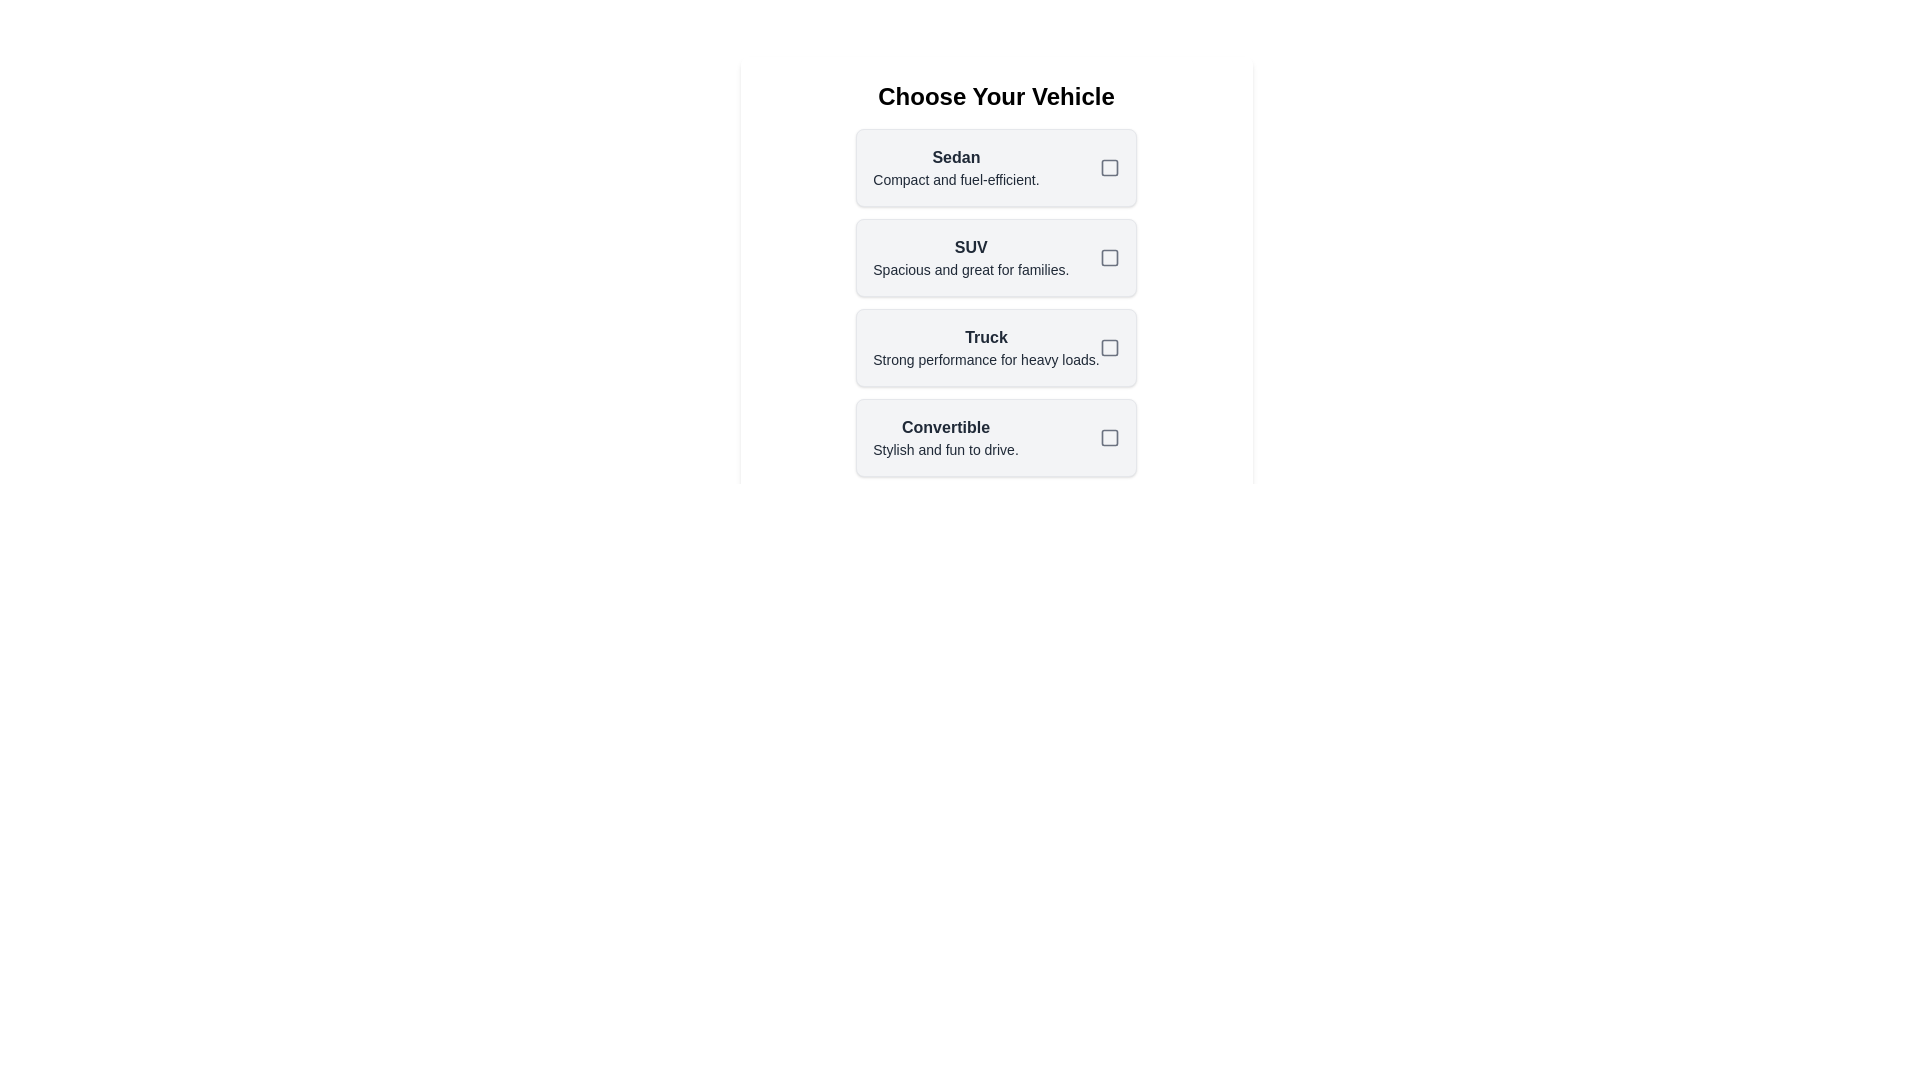  I want to click on the vehicle entry corresponding to Truck, so click(996, 346).